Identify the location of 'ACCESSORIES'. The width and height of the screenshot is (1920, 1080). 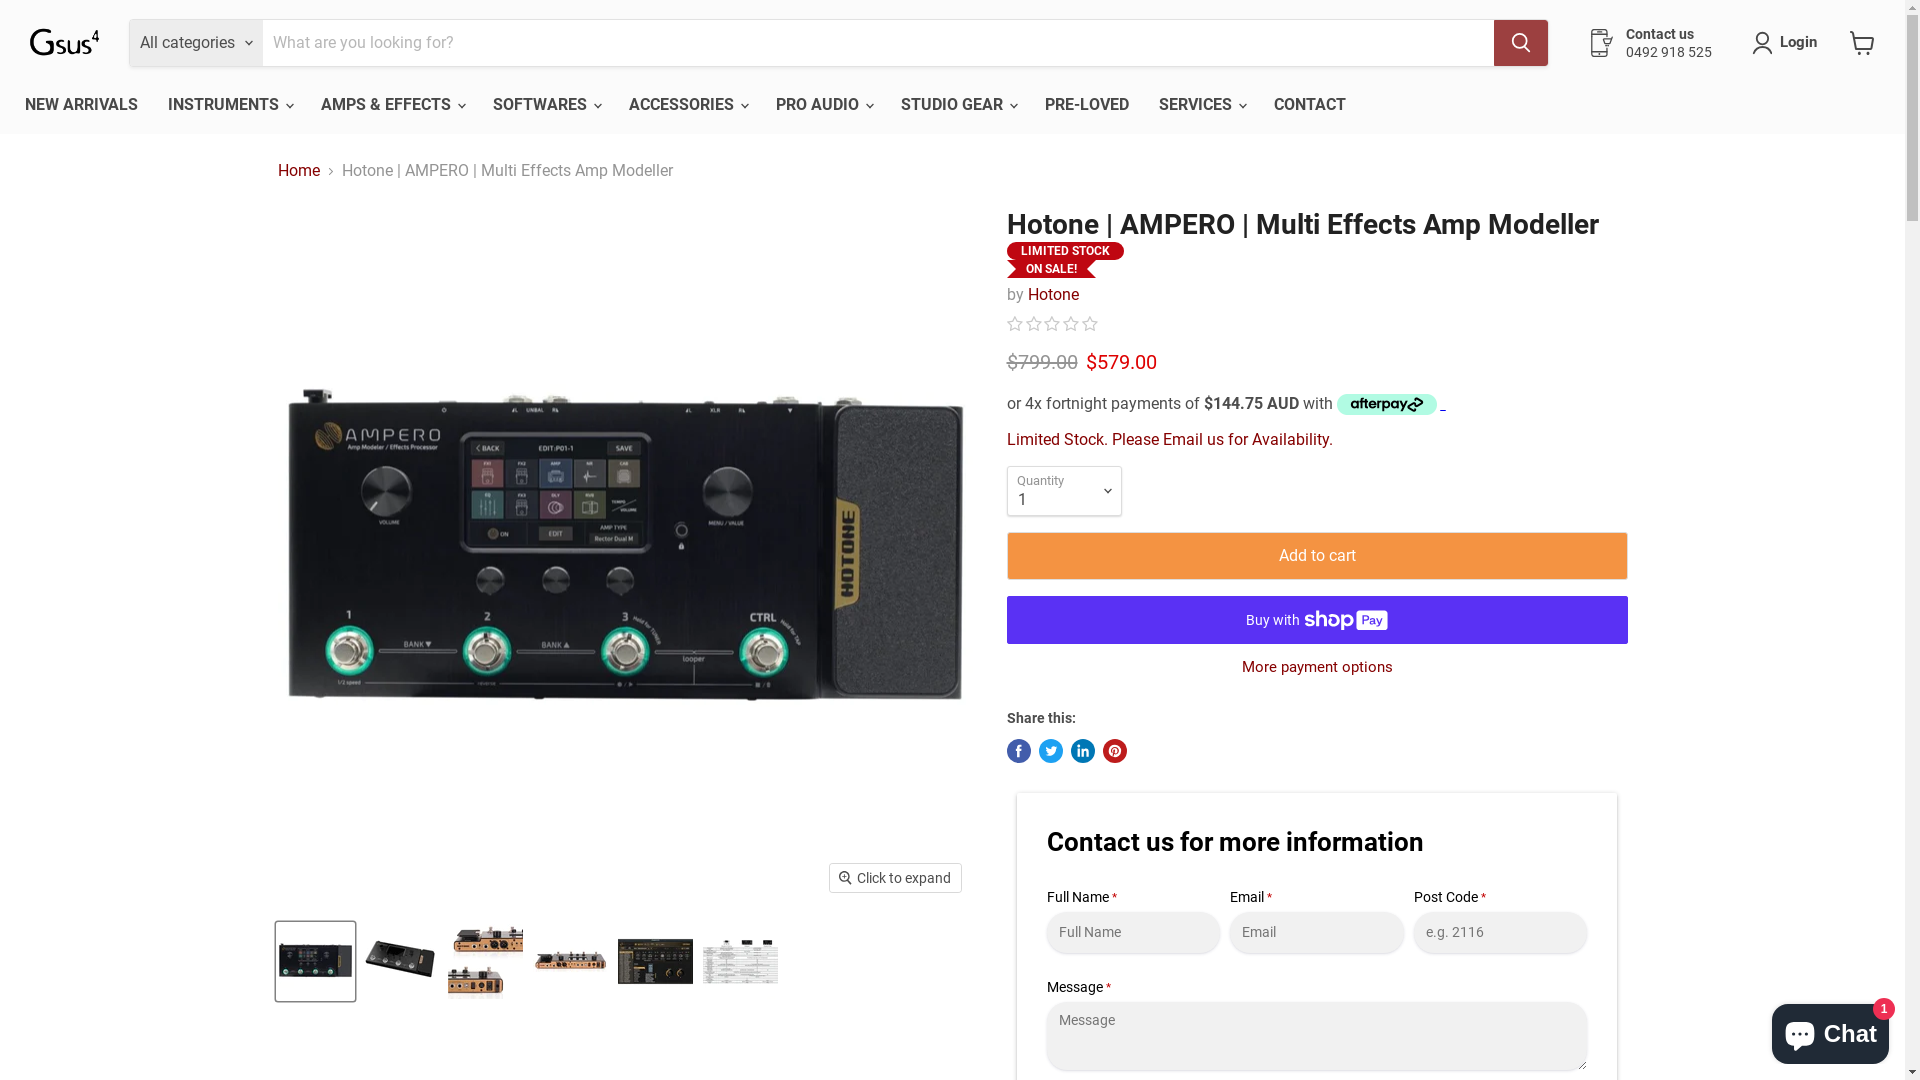
(613, 104).